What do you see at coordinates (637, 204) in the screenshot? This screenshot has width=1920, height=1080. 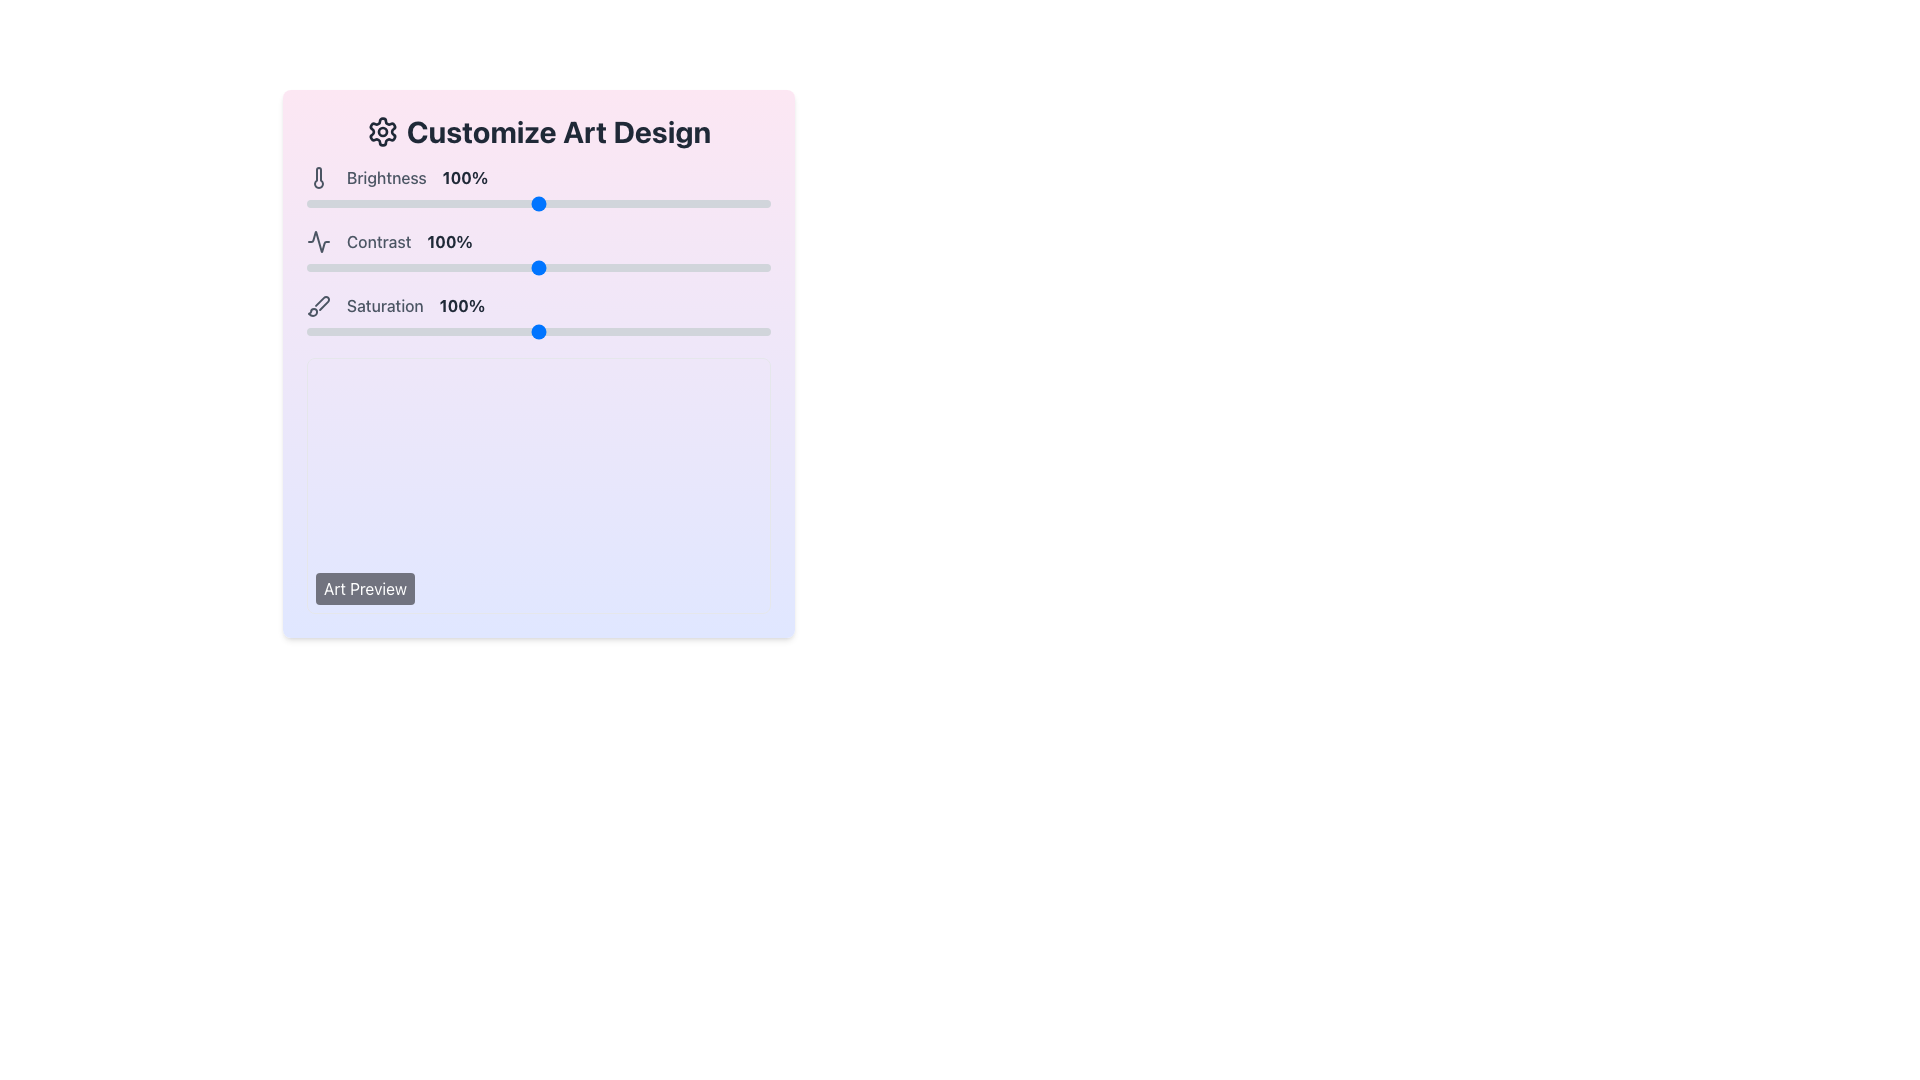 I see `brightness` at bounding box center [637, 204].